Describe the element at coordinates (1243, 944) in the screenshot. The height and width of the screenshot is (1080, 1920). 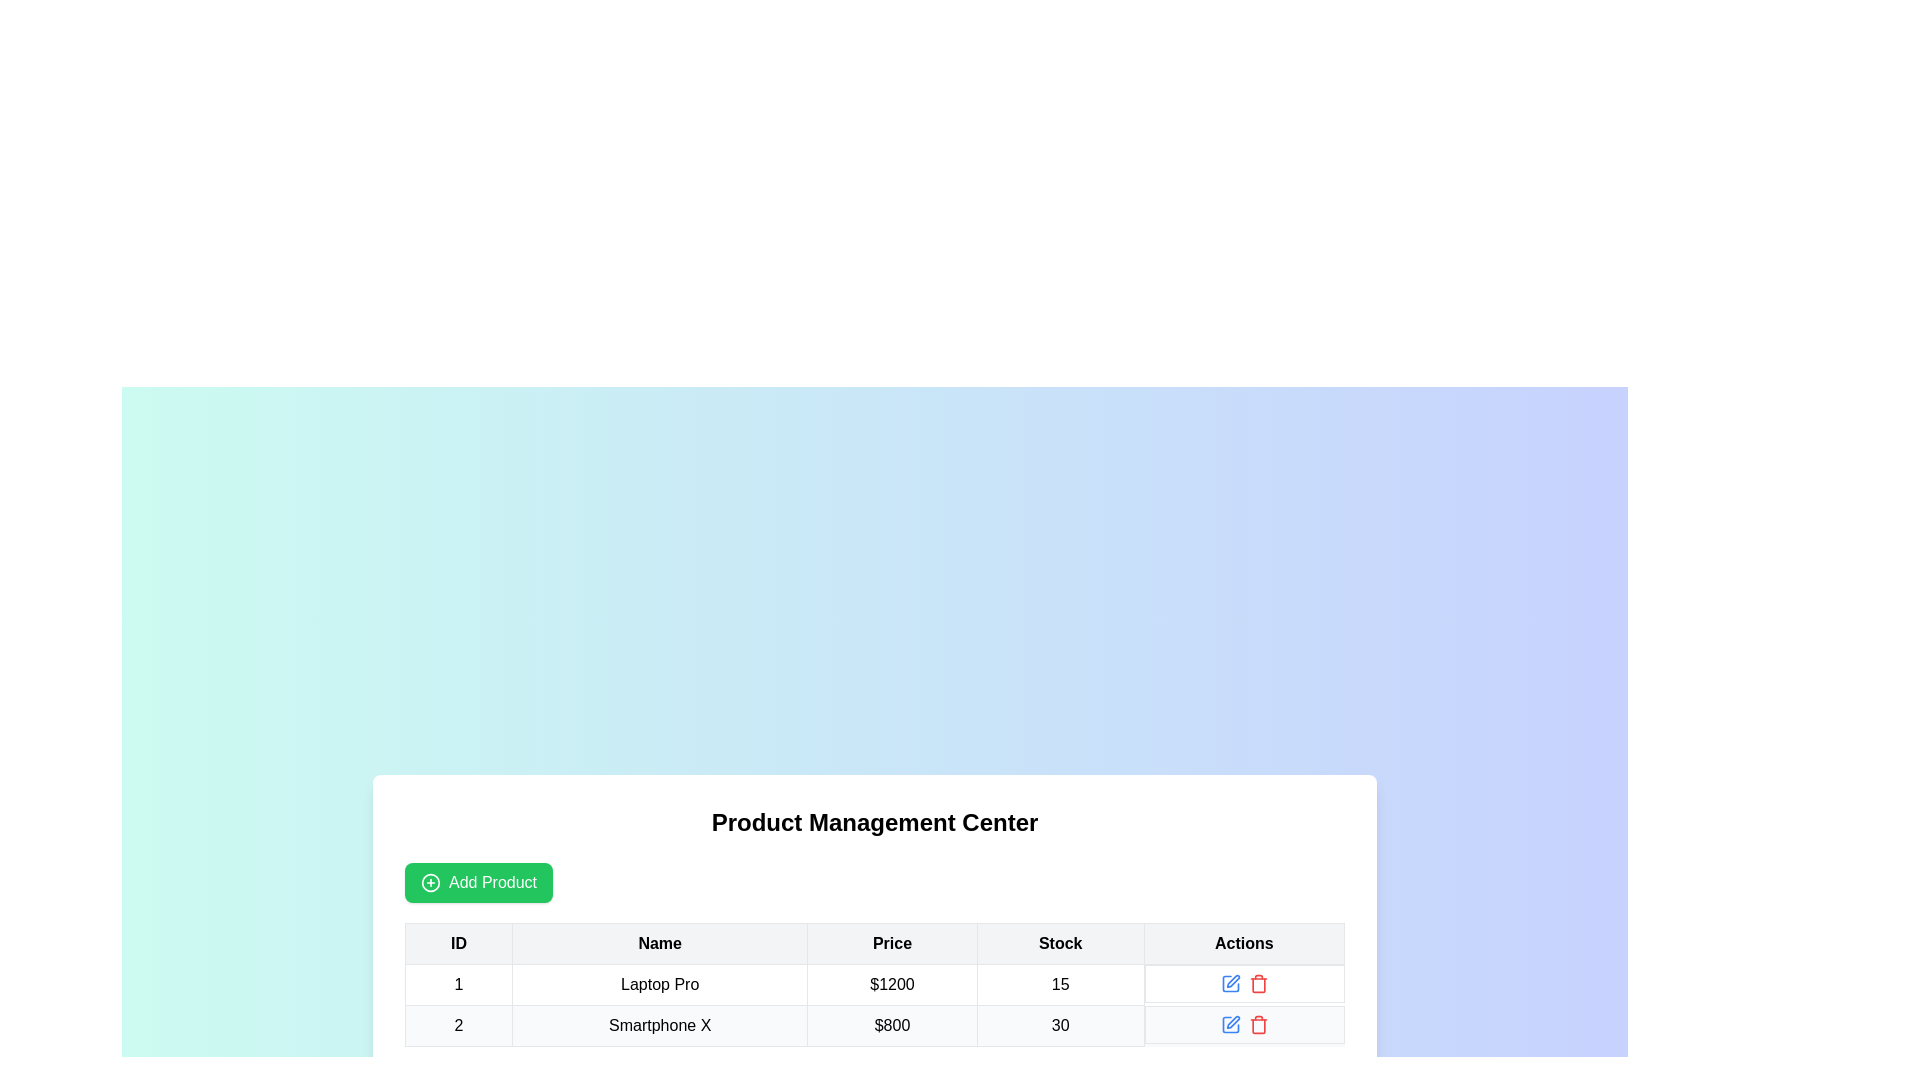
I see `the Table Header Cell located in the last column of the table, which contains action buttons or links for each row, positioned at the upper-right corner after the columns labeled 'ID', 'Name', 'Price', and 'Stock'` at that location.